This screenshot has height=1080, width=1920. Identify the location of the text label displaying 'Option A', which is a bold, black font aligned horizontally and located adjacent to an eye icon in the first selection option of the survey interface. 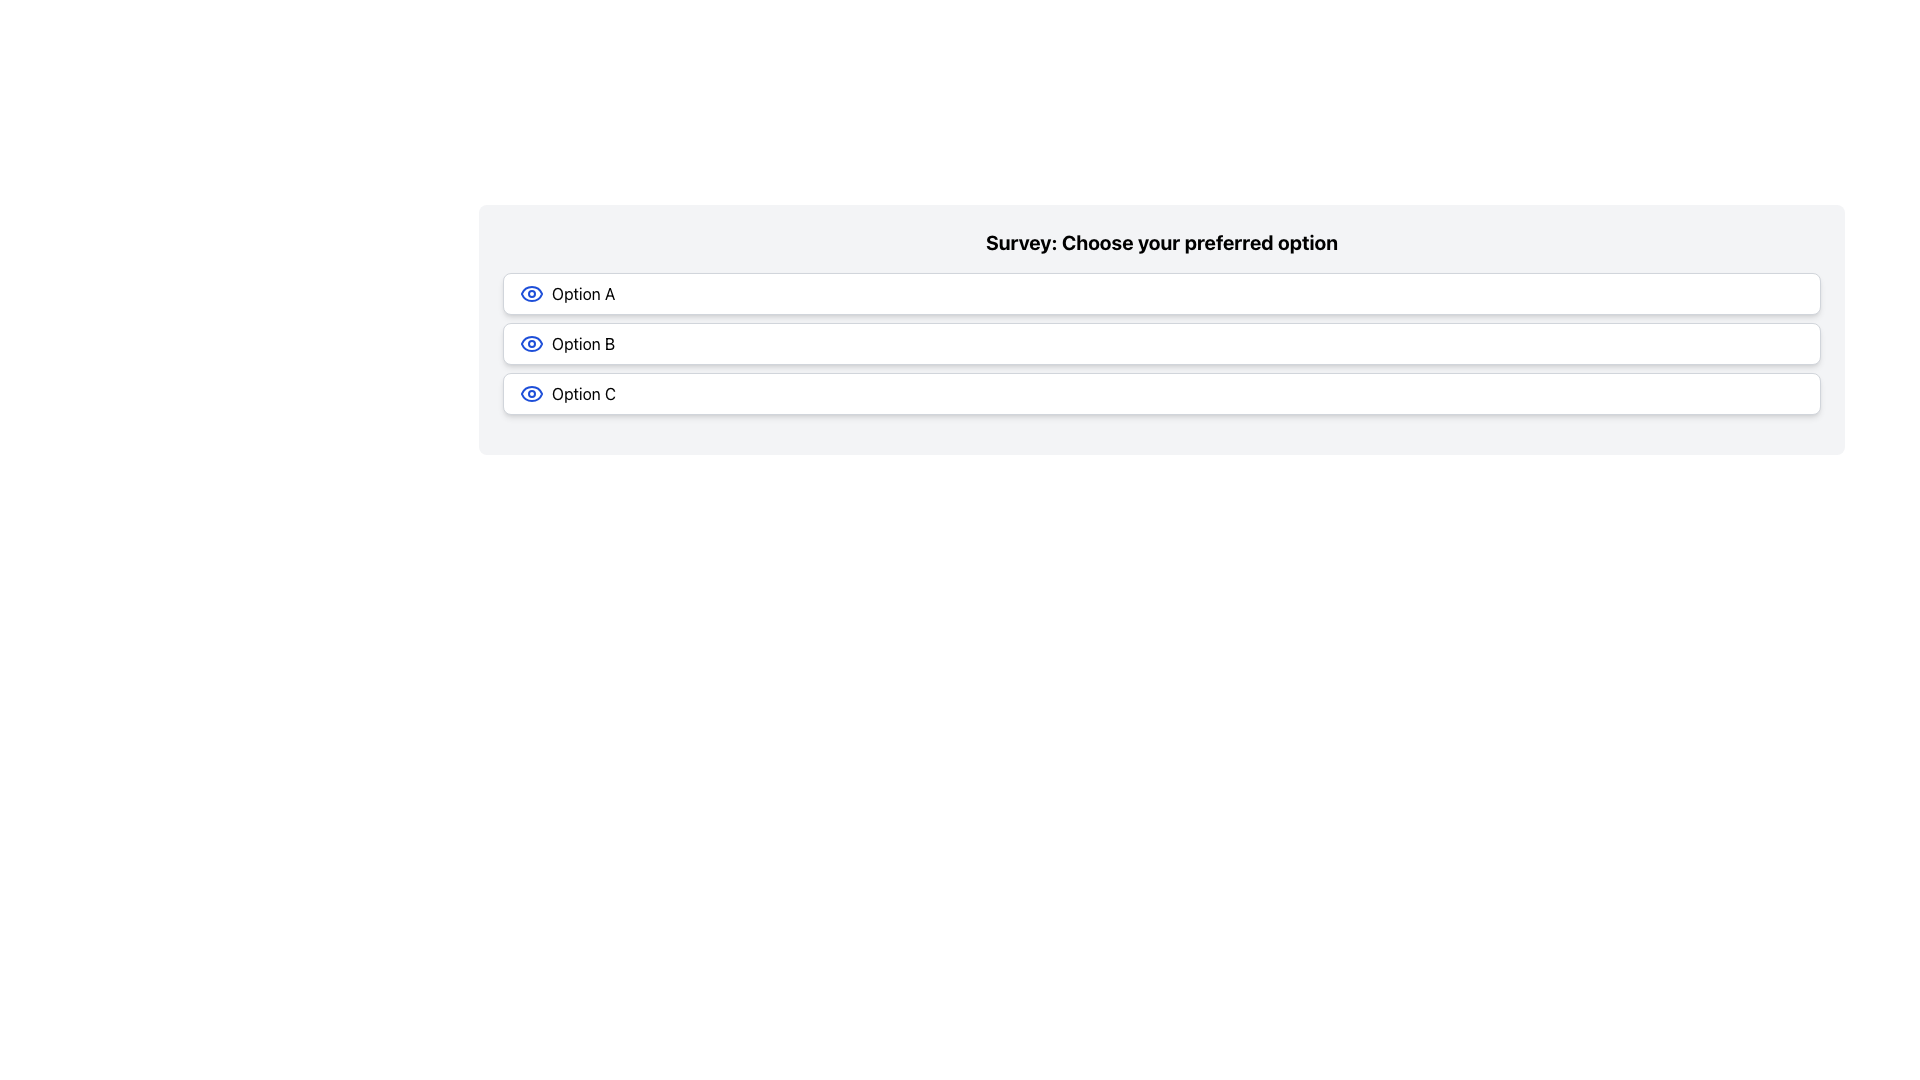
(582, 293).